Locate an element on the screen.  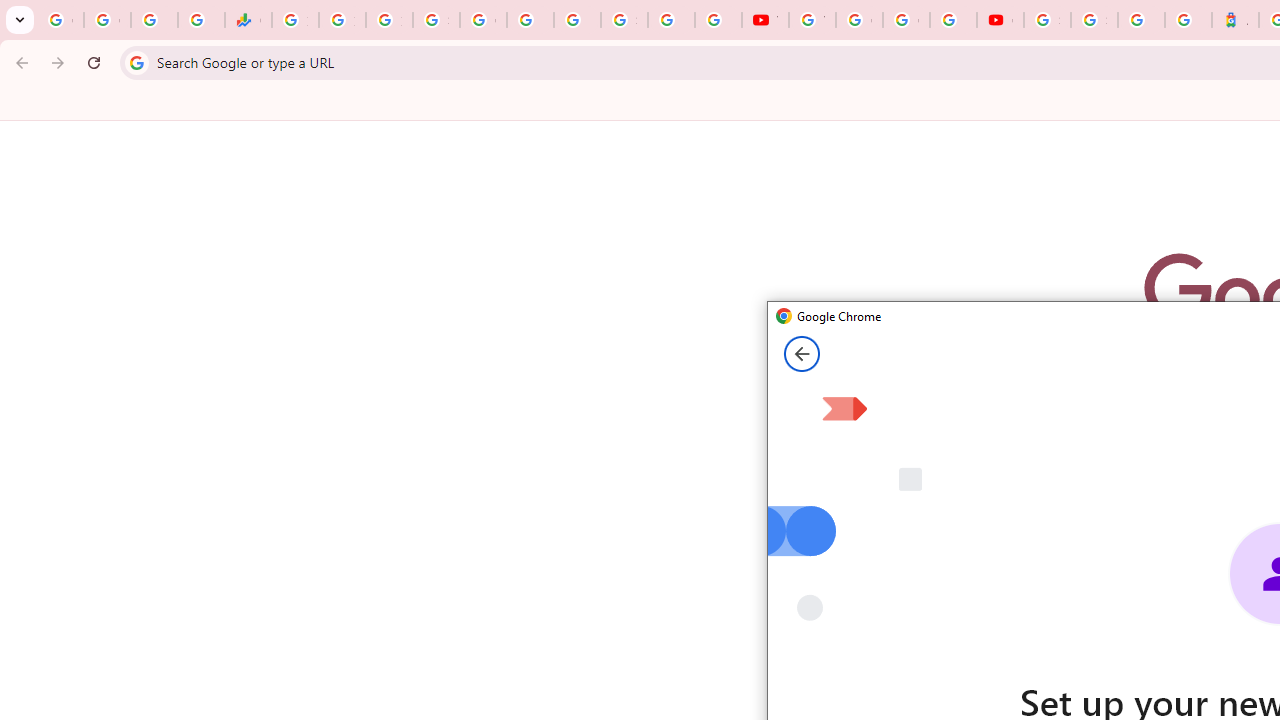
'Content Creator Programs & Opportunities - YouTube Creators' is located at coordinates (1000, 20).